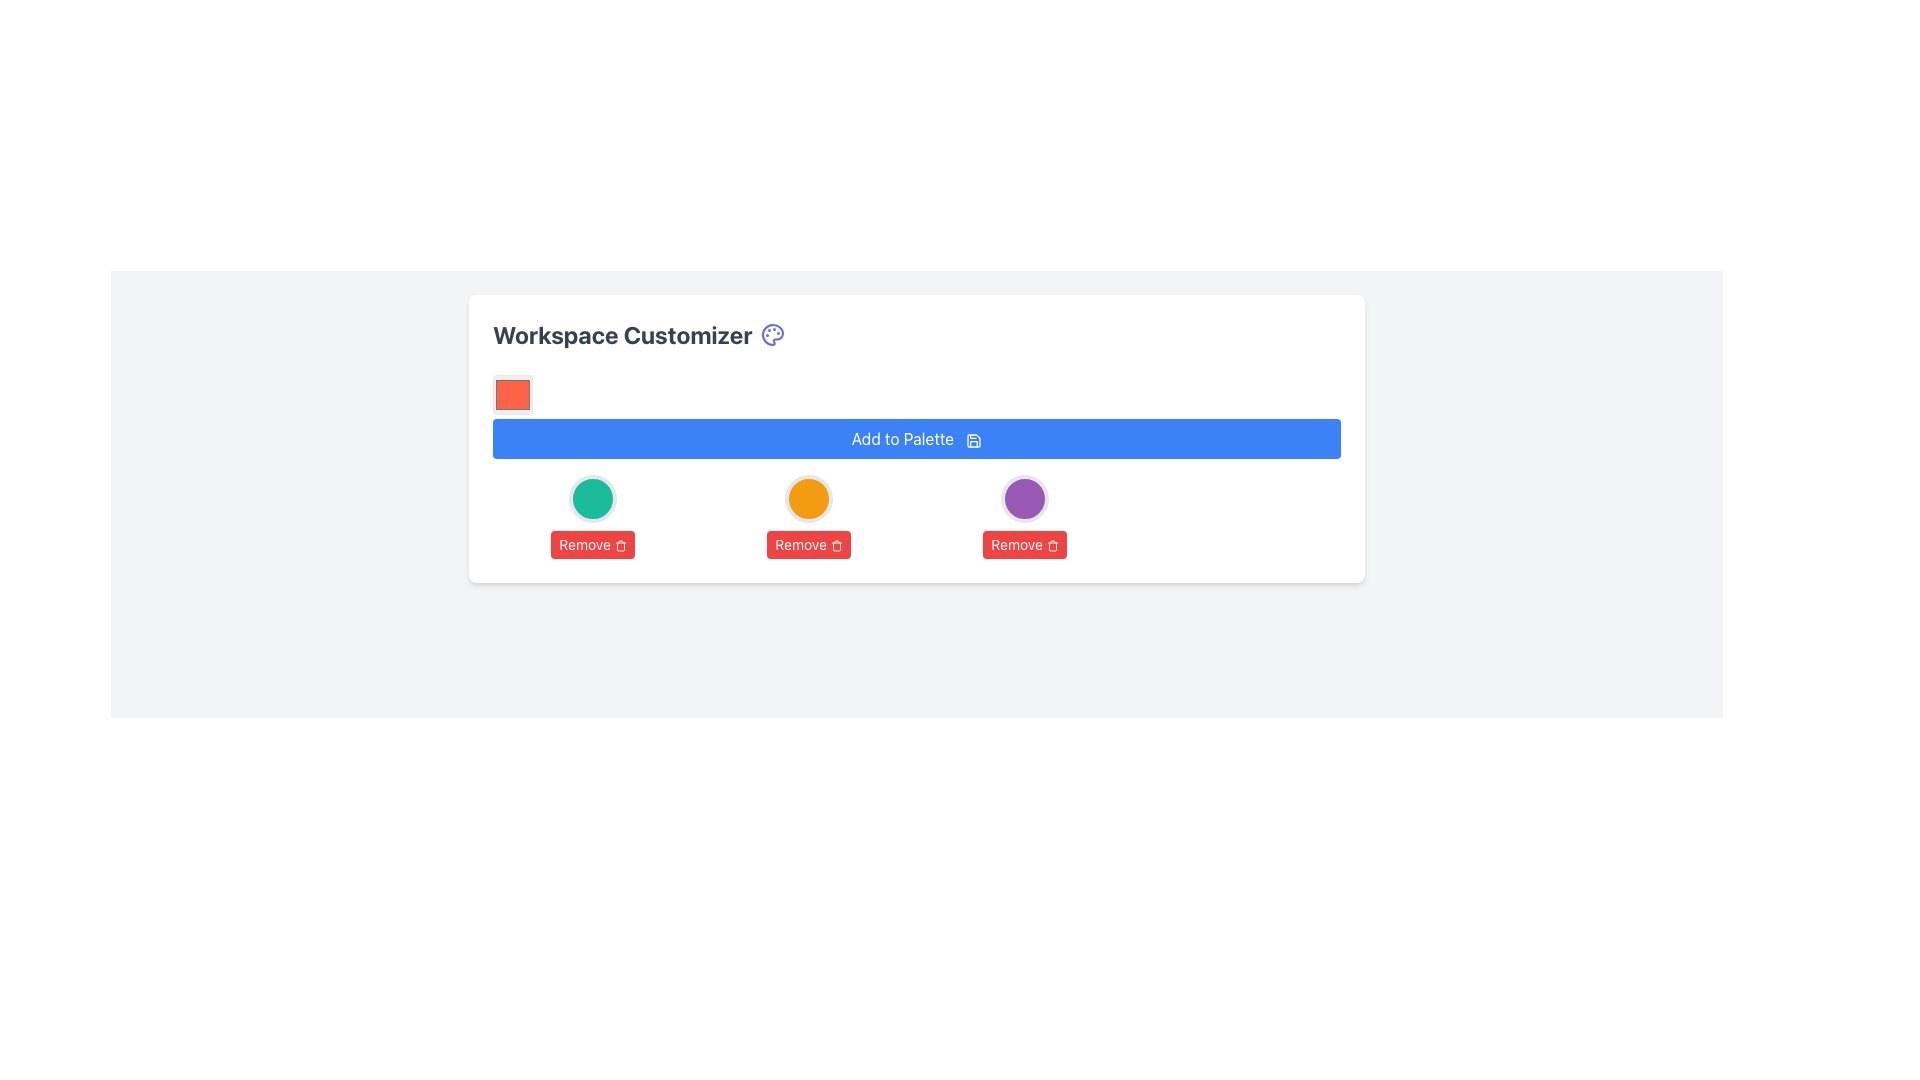 The width and height of the screenshot is (1920, 1080). Describe the element at coordinates (513, 394) in the screenshot. I see `the red color swatch with hex value '#FF6347'` at that location.